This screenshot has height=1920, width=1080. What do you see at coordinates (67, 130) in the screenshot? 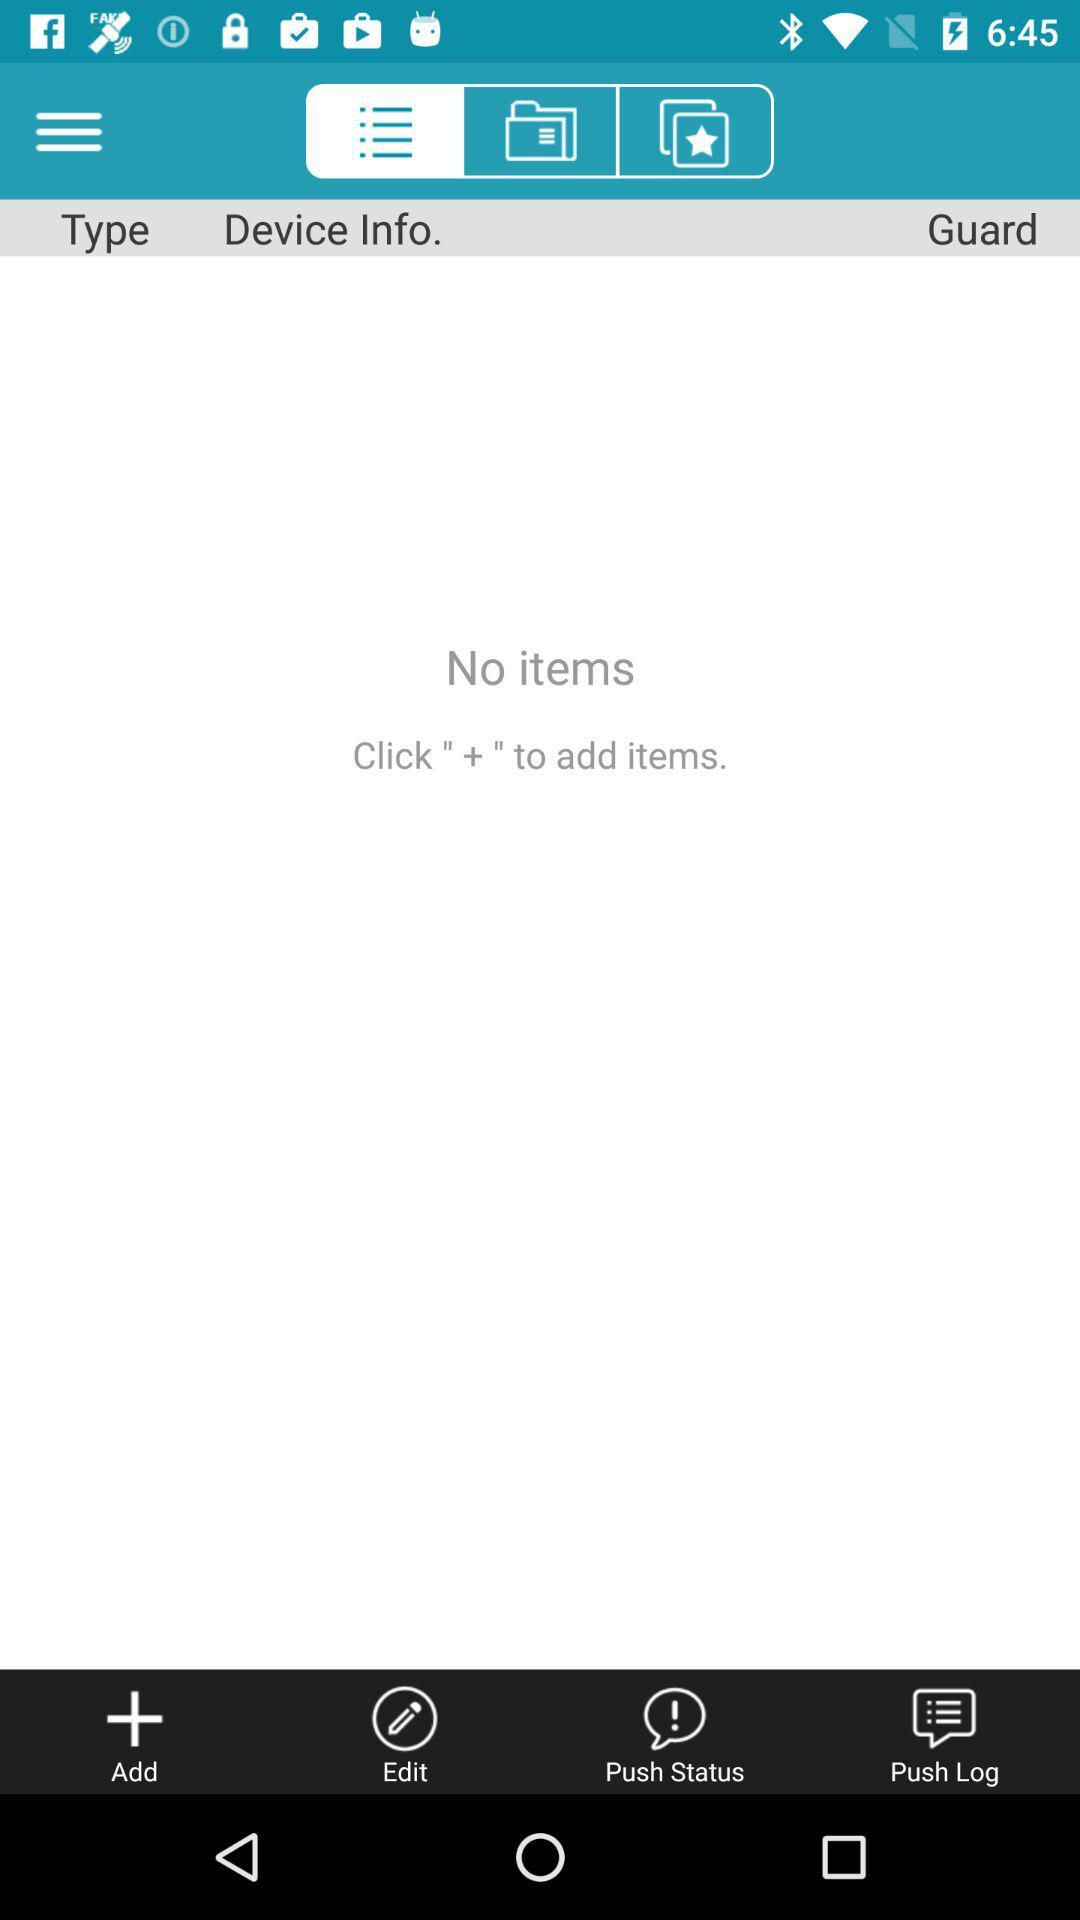
I see `the menu icon` at bounding box center [67, 130].